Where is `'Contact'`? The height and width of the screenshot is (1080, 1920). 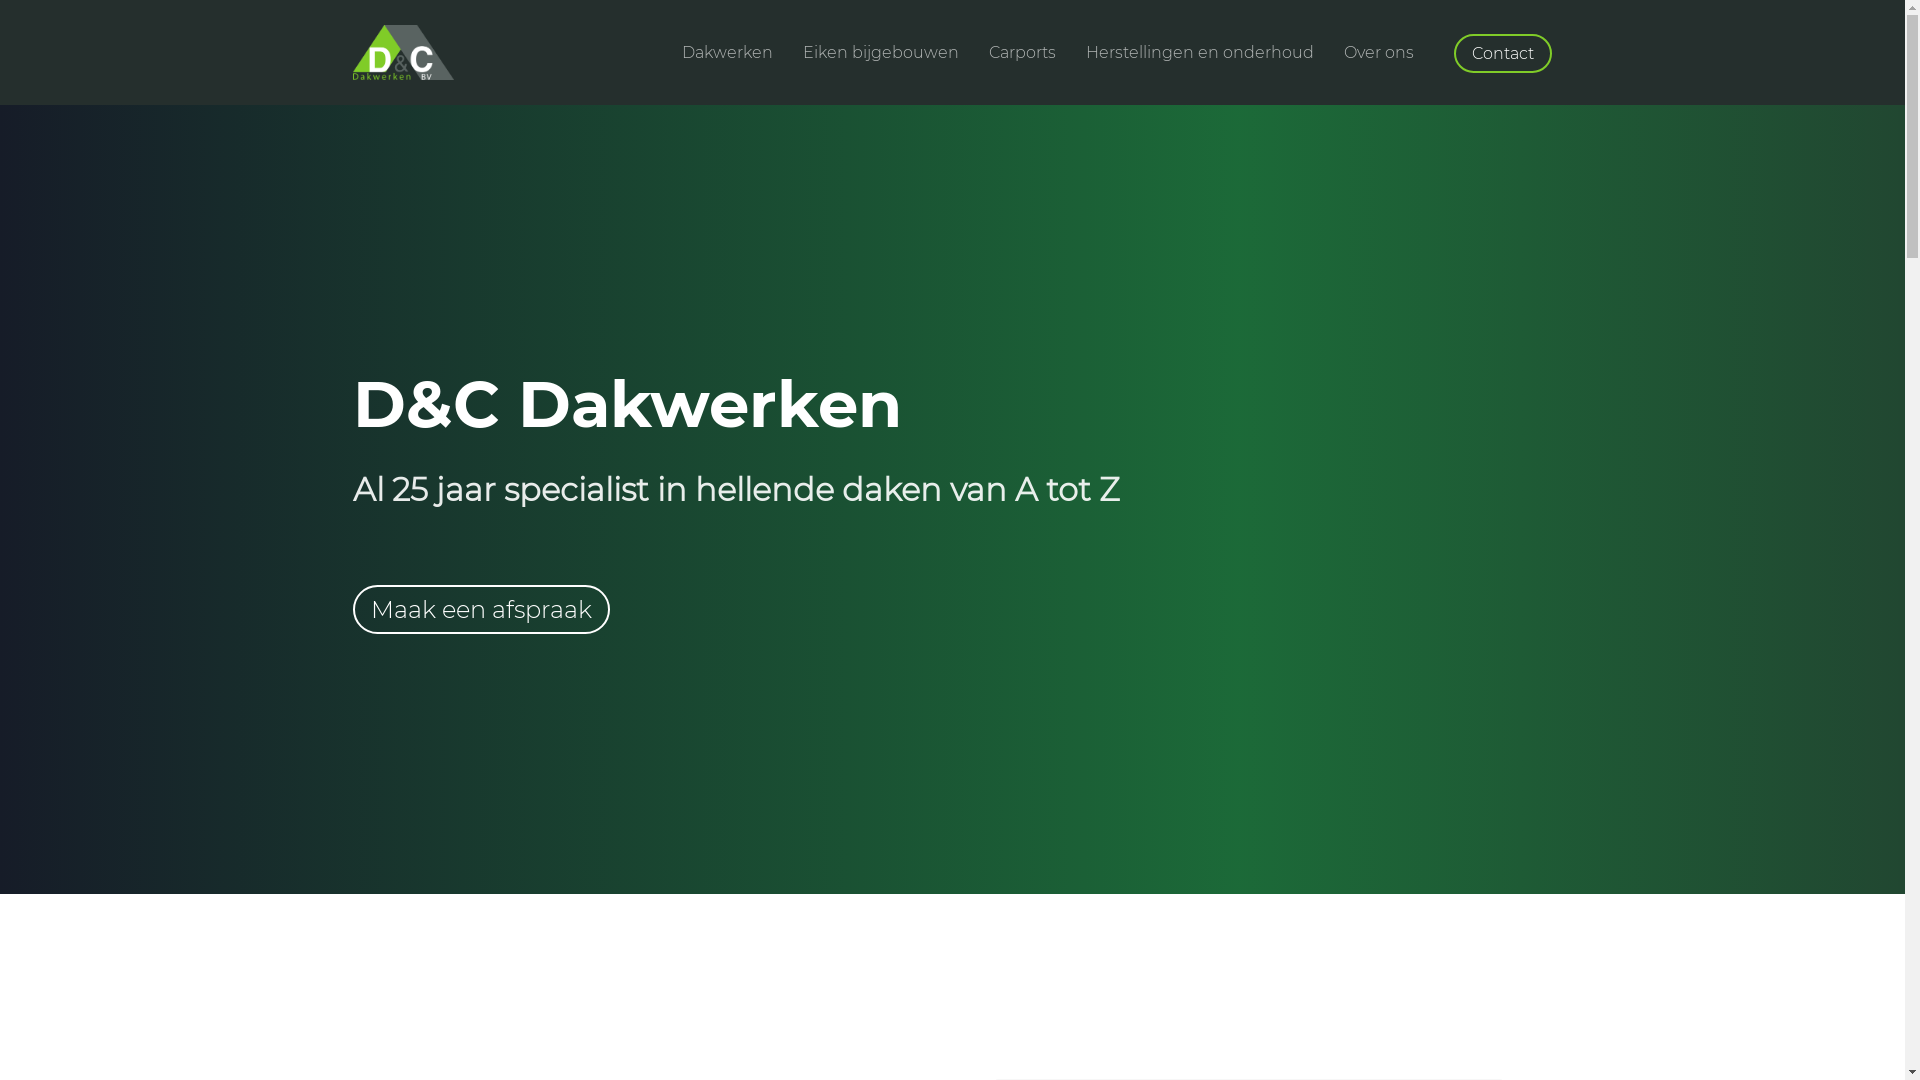
'Contact' is located at coordinates (1454, 51).